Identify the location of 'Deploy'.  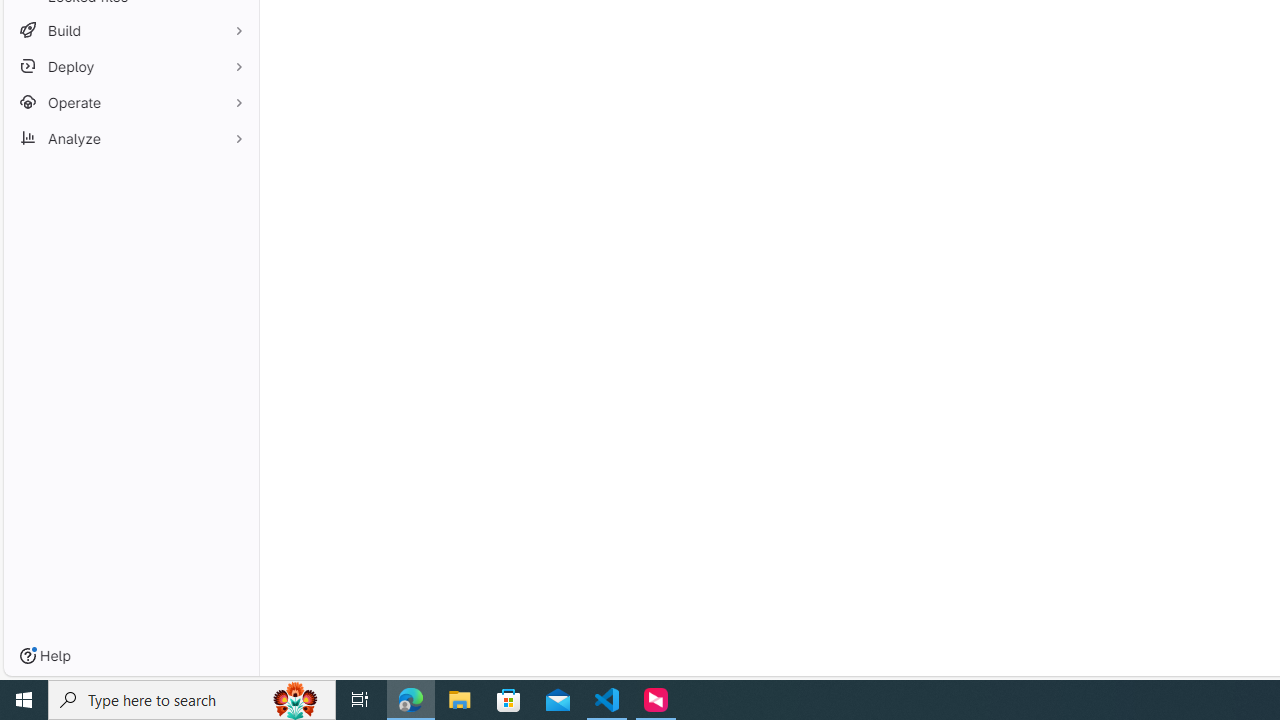
(130, 65).